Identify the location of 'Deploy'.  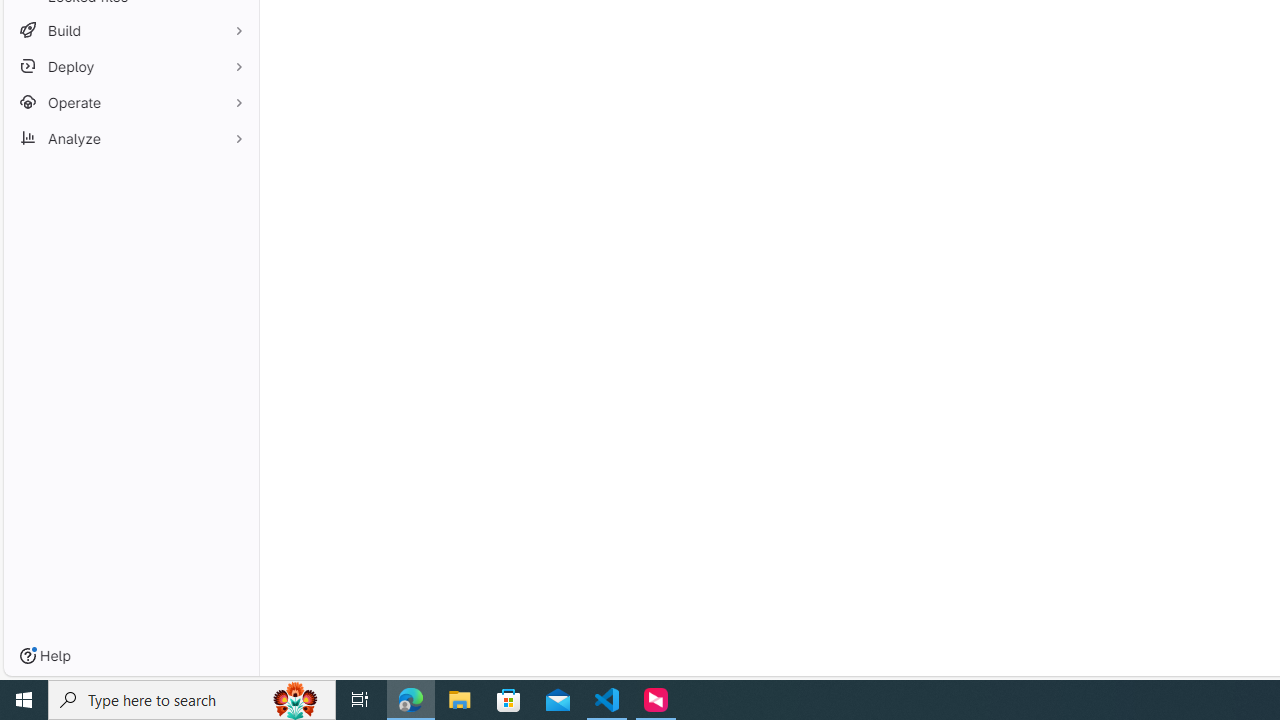
(130, 65).